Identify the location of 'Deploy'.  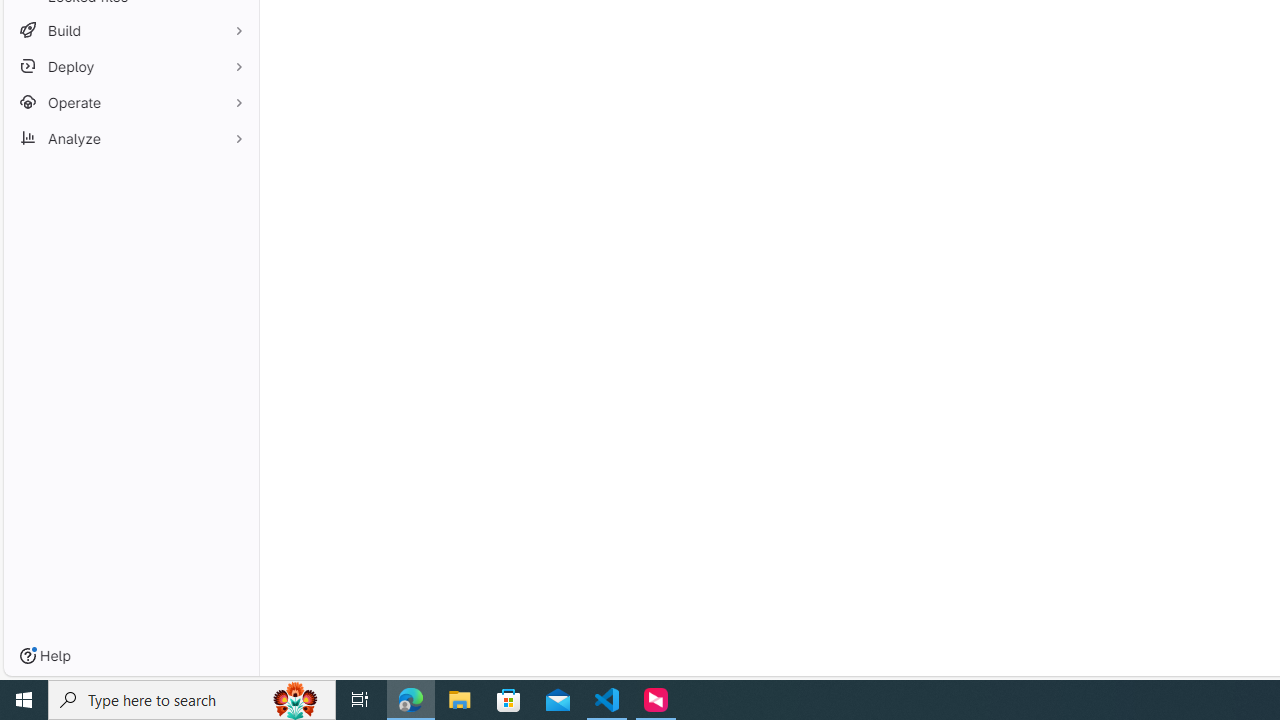
(130, 65).